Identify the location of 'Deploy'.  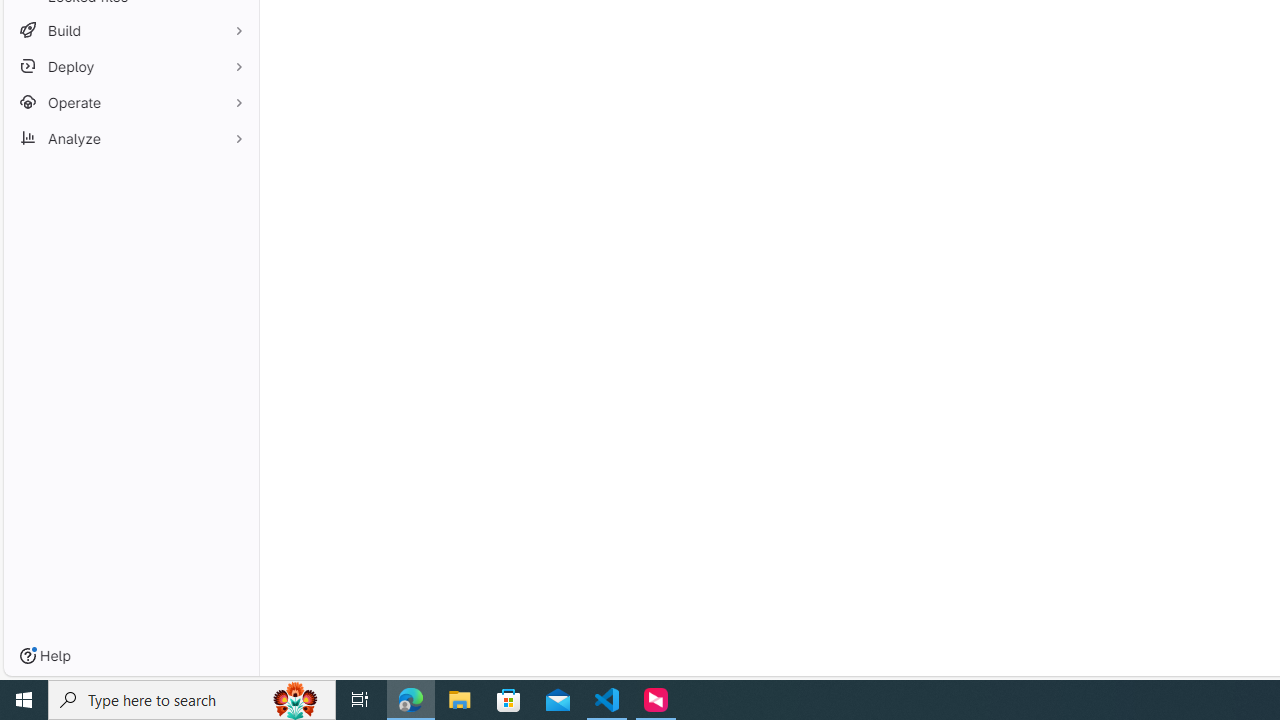
(130, 65).